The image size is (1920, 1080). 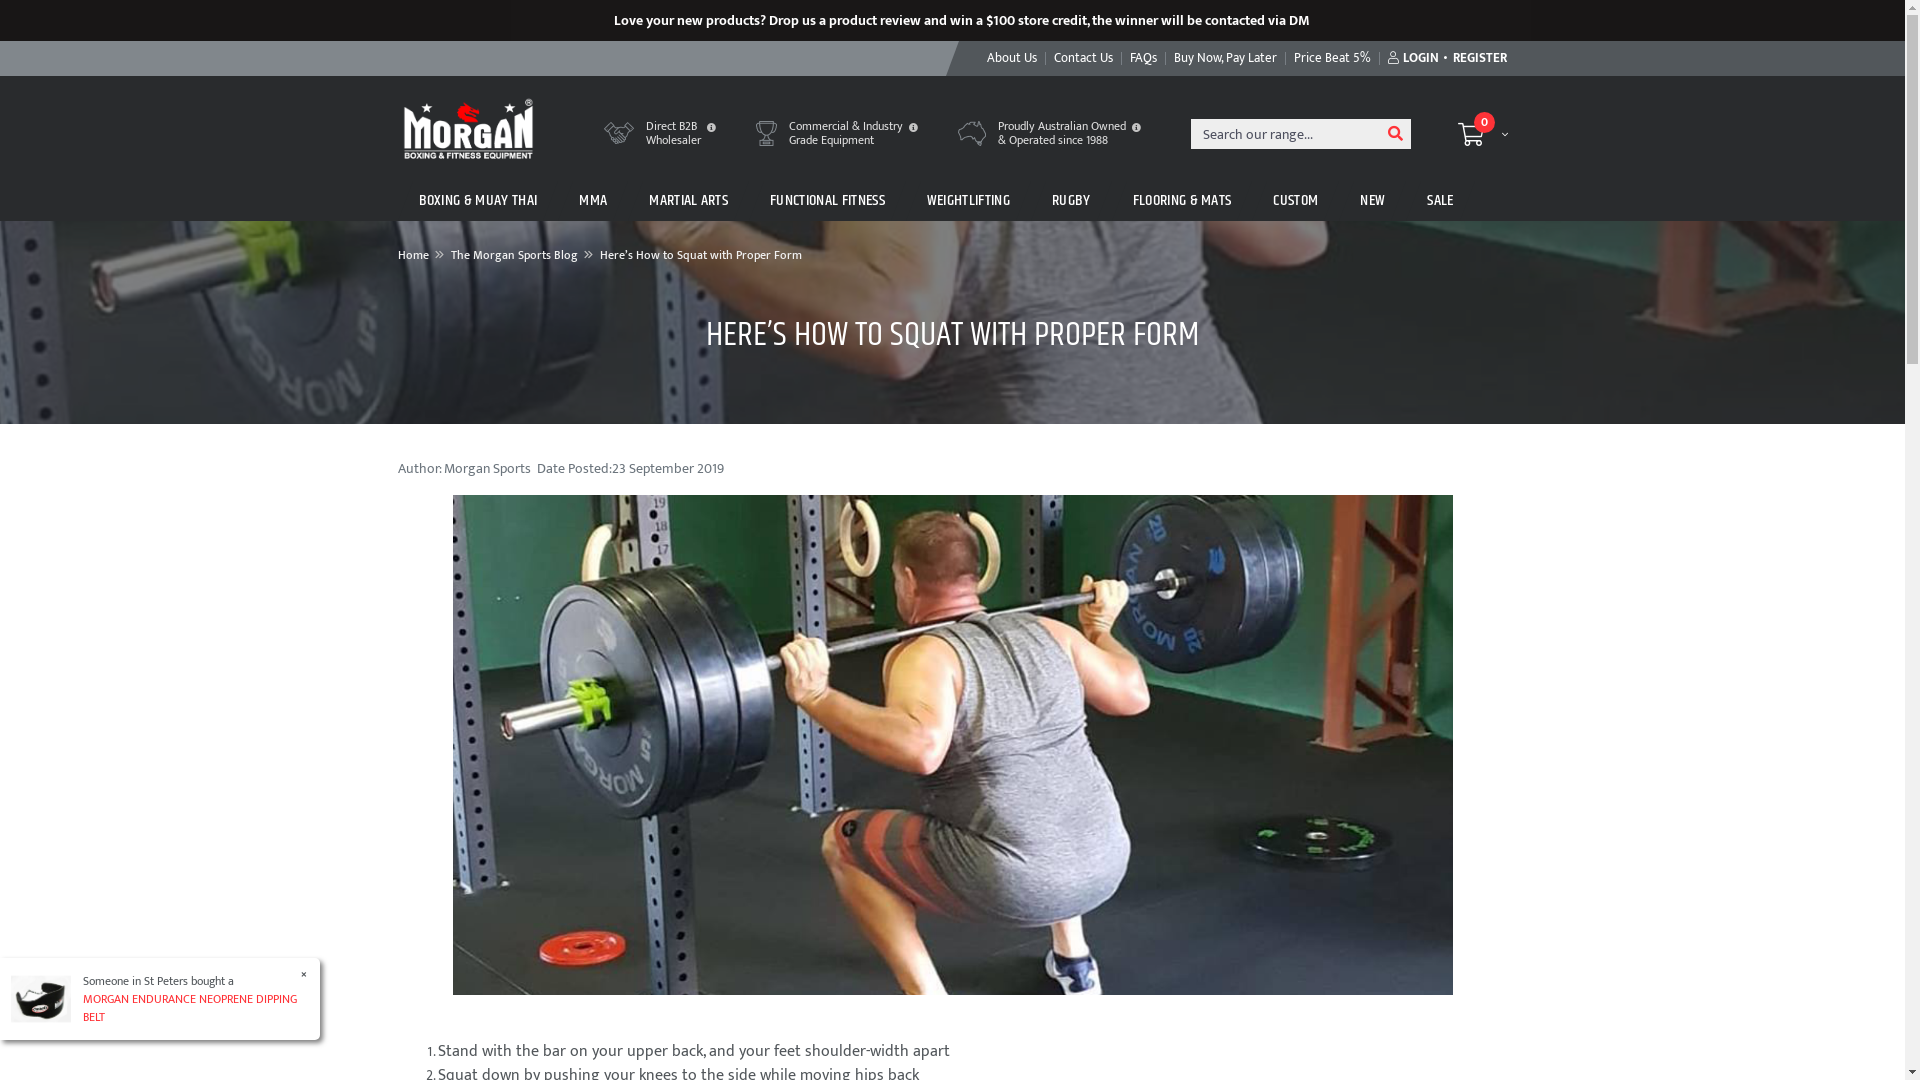 What do you see at coordinates (1070, 200) in the screenshot?
I see `'RUGBY'` at bounding box center [1070, 200].